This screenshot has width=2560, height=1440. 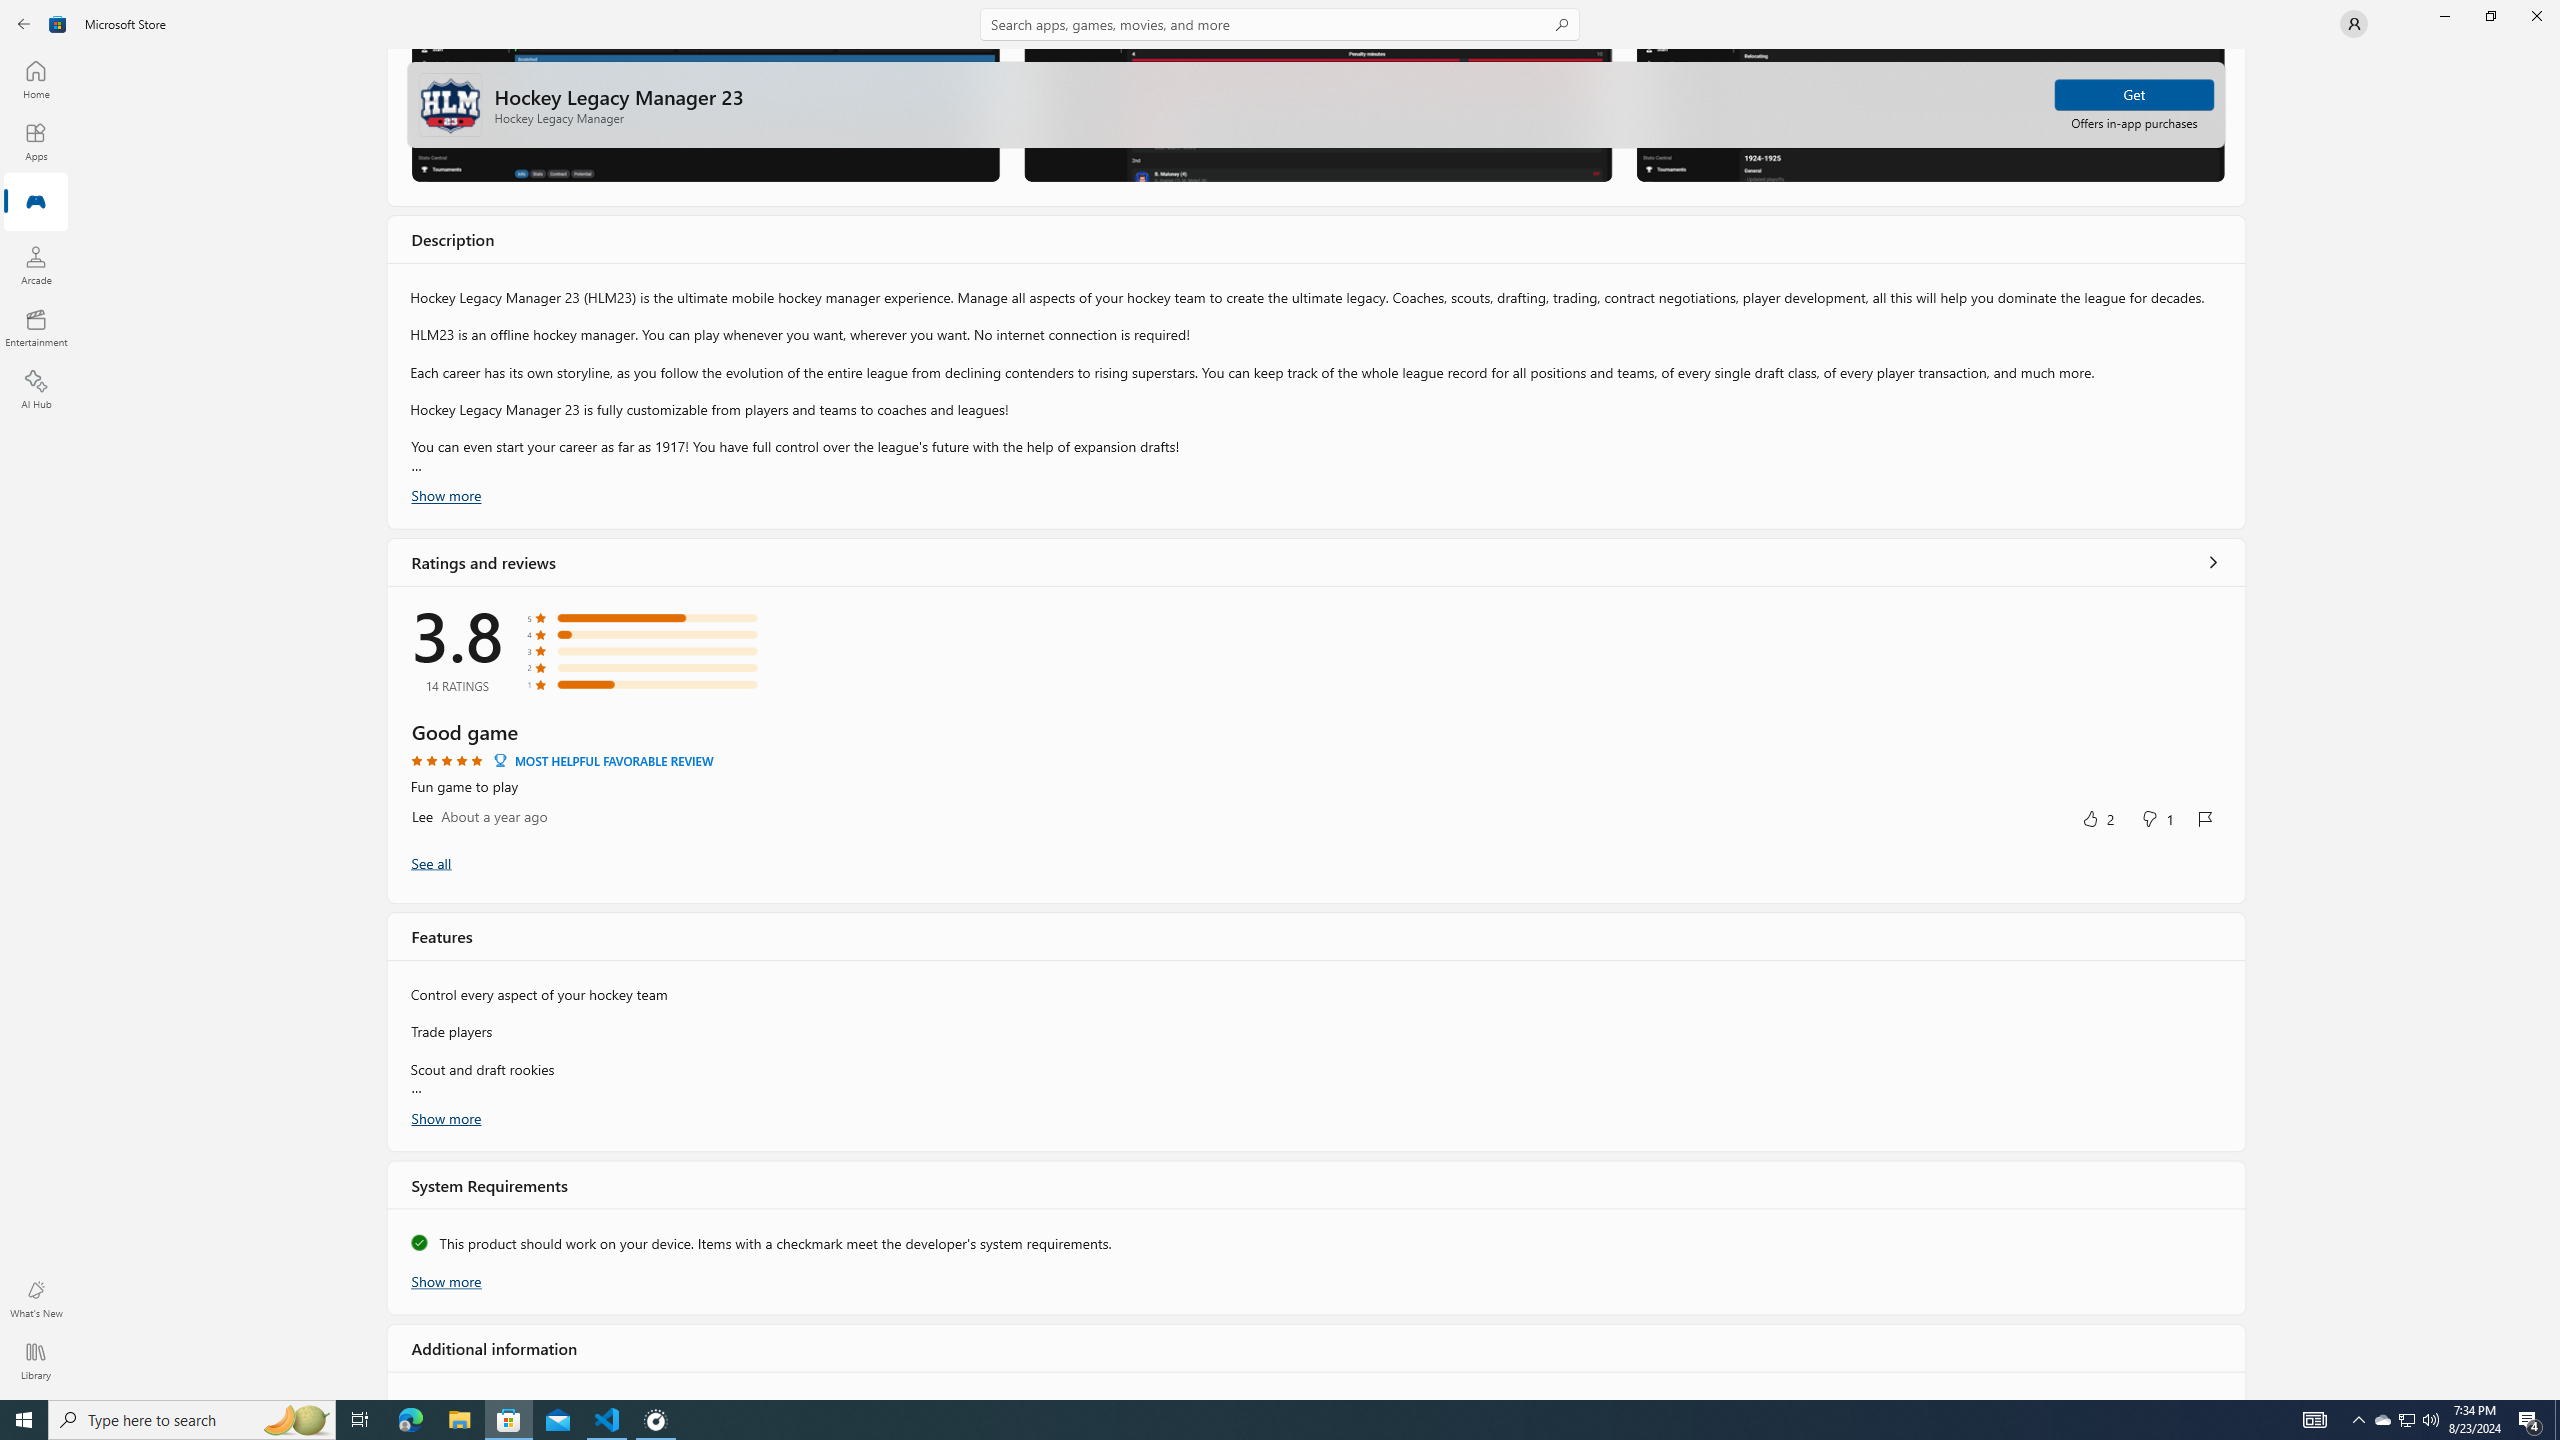 I want to click on 'Report review', so click(x=2205, y=819).